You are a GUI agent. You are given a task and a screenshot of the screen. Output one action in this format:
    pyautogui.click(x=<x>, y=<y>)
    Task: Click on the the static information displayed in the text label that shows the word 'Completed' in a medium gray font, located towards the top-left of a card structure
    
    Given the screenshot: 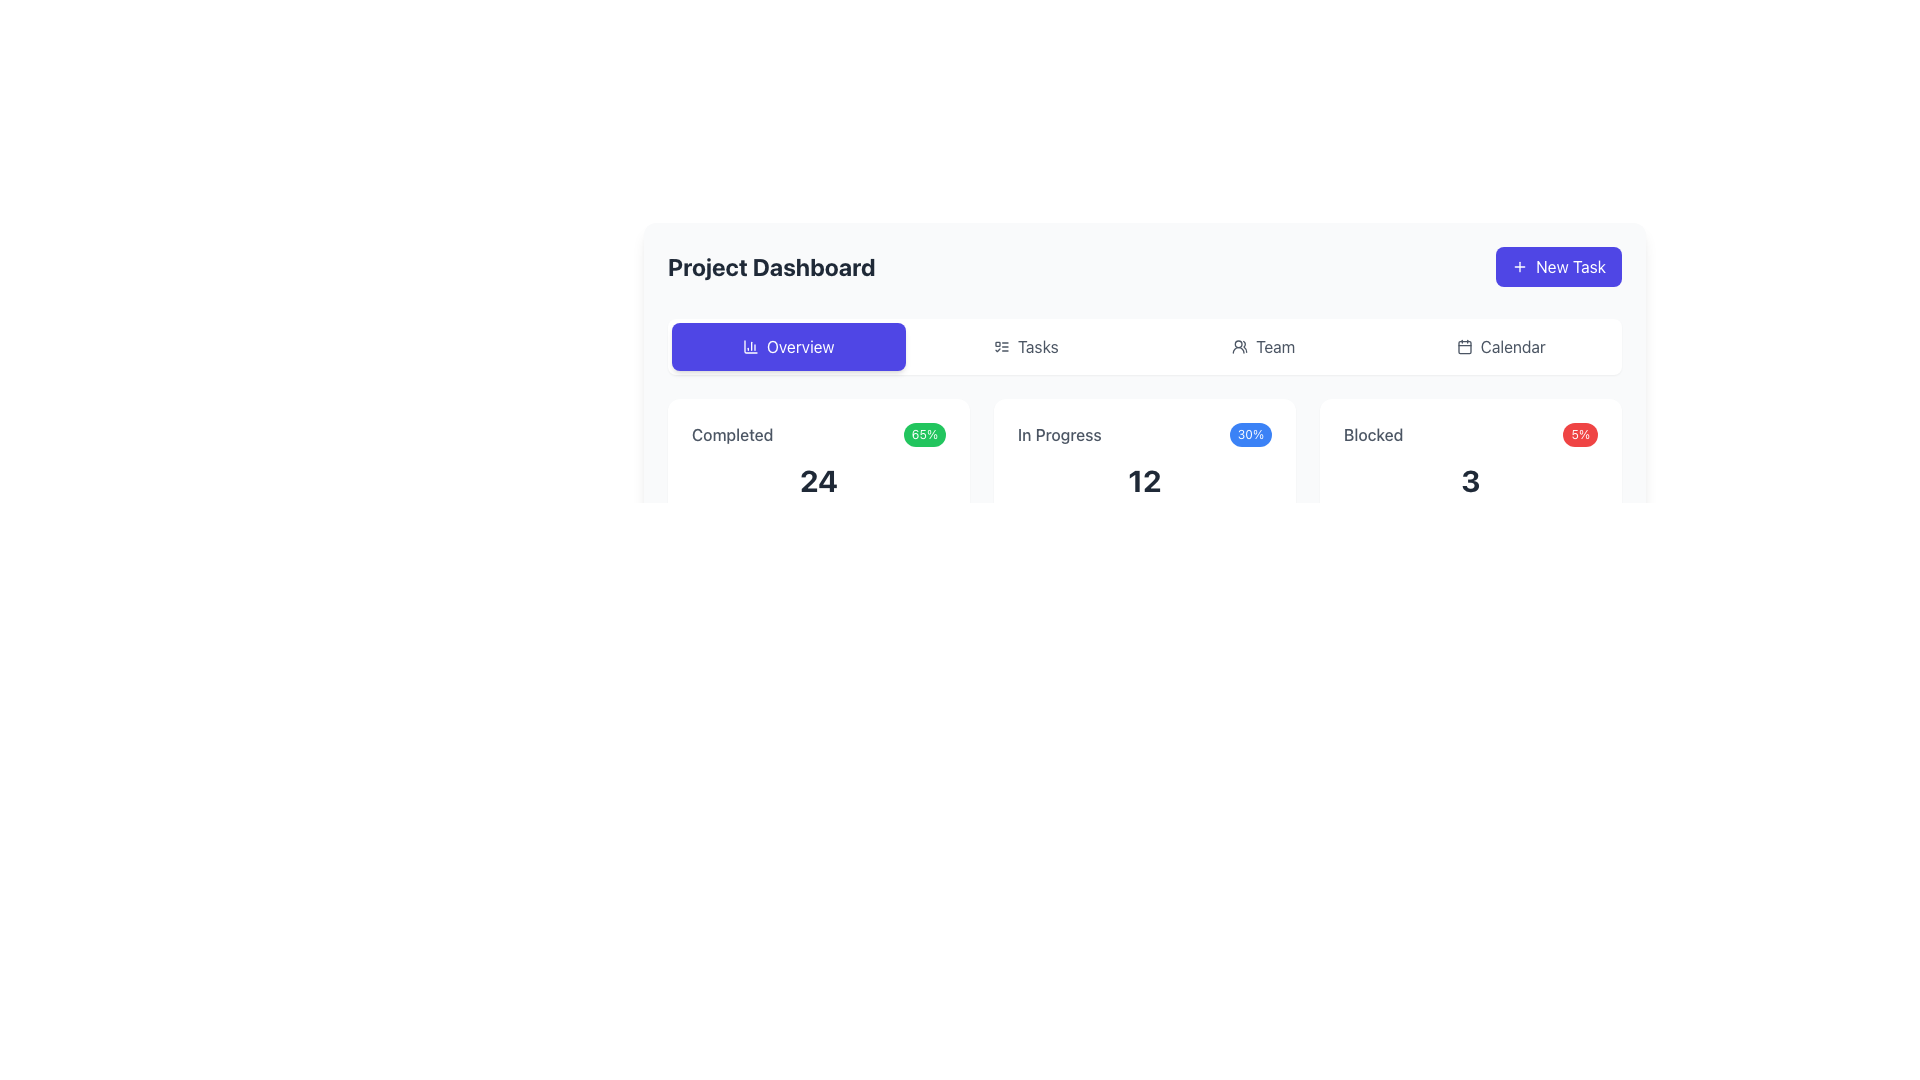 What is the action you would take?
    pyautogui.click(x=731, y=434)
    